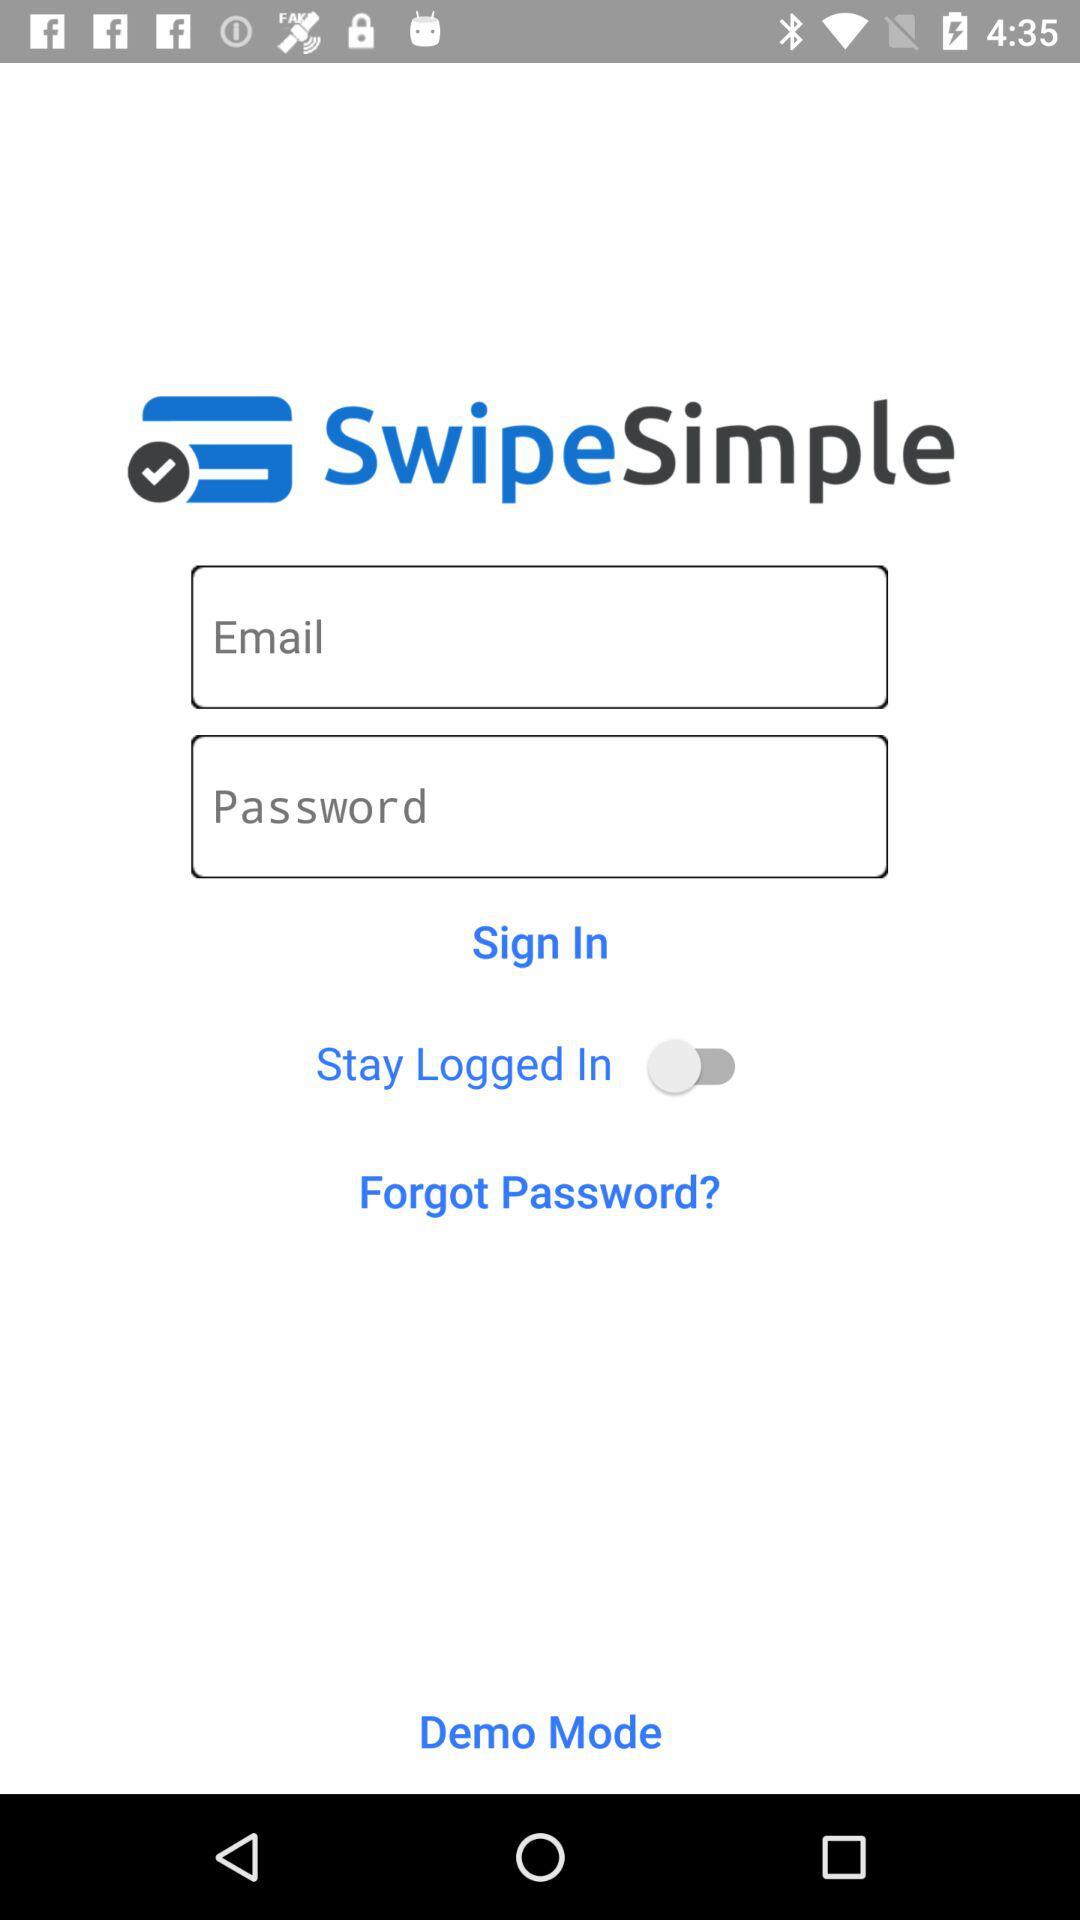  What do you see at coordinates (538, 1190) in the screenshot?
I see `icon above the demo mode` at bounding box center [538, 1190].